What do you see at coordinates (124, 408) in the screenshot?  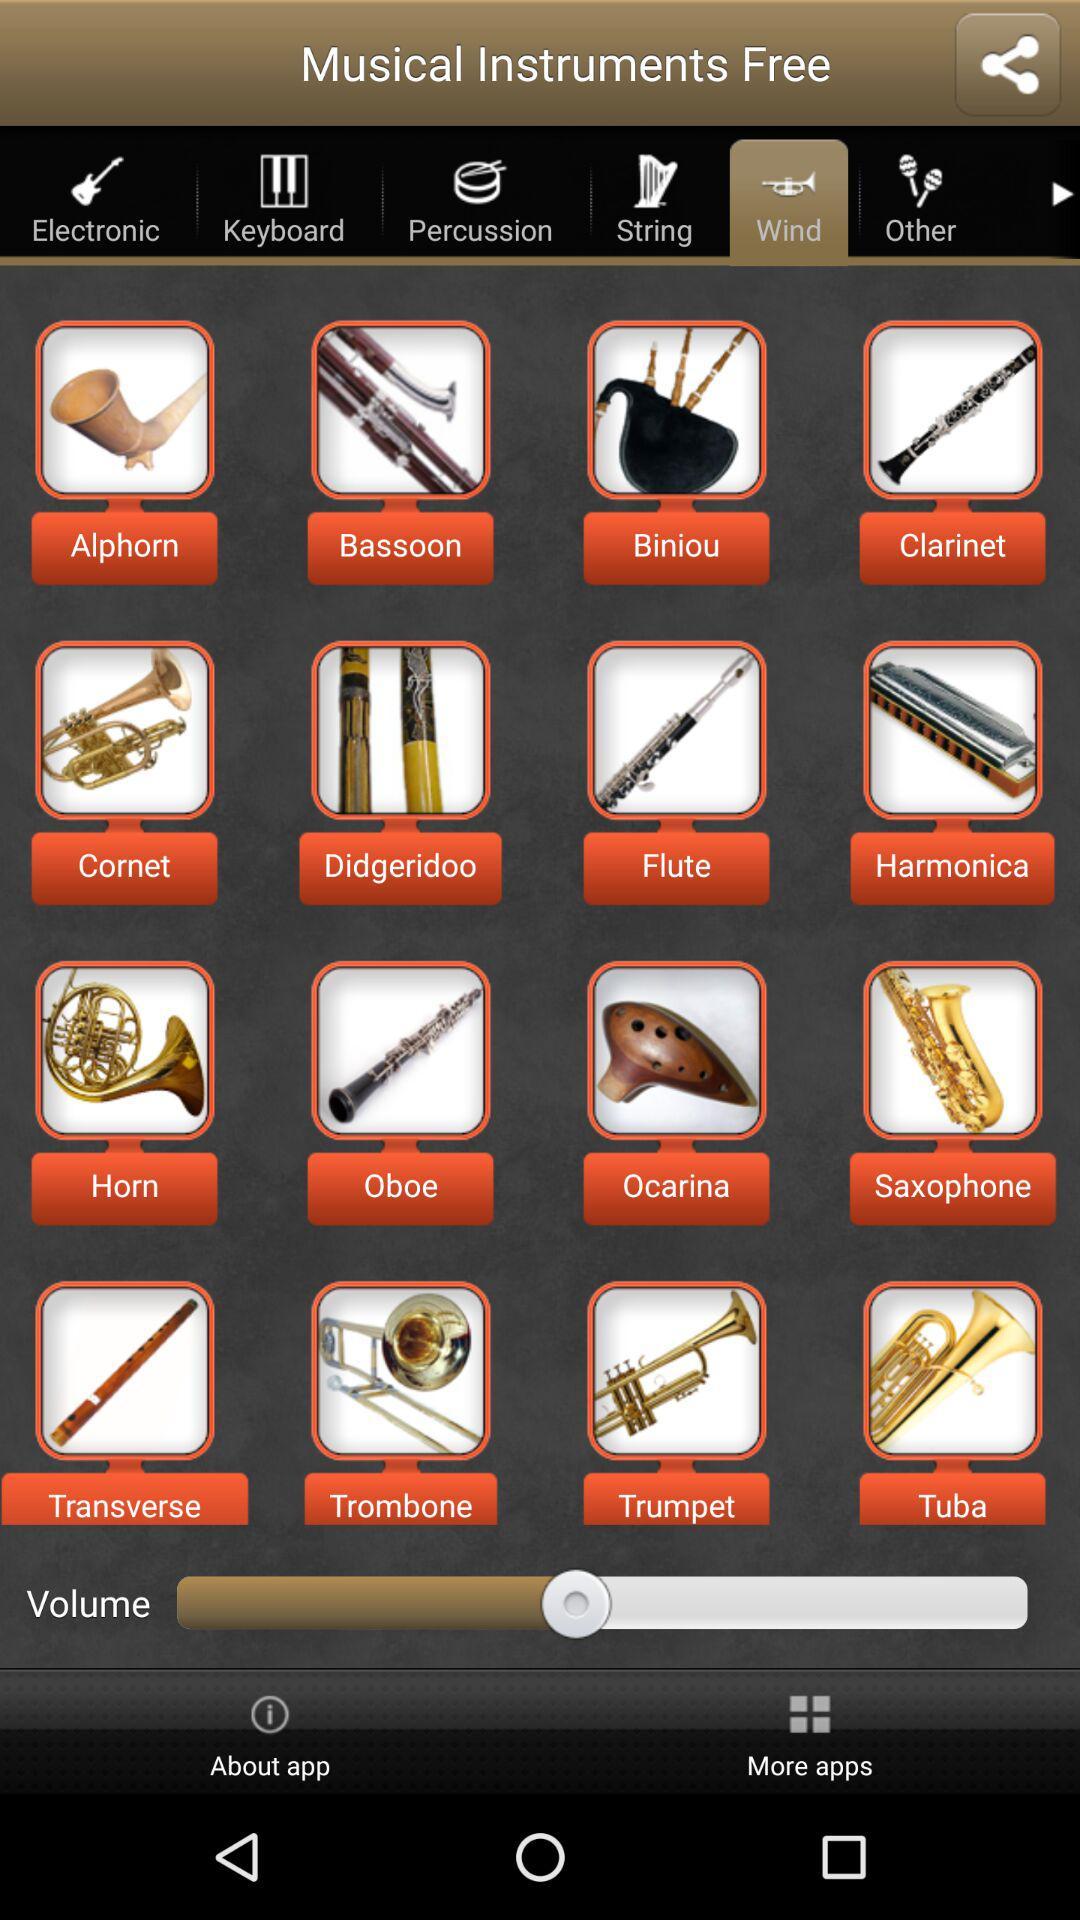 I see `this option` at bounding box center [124, 408].